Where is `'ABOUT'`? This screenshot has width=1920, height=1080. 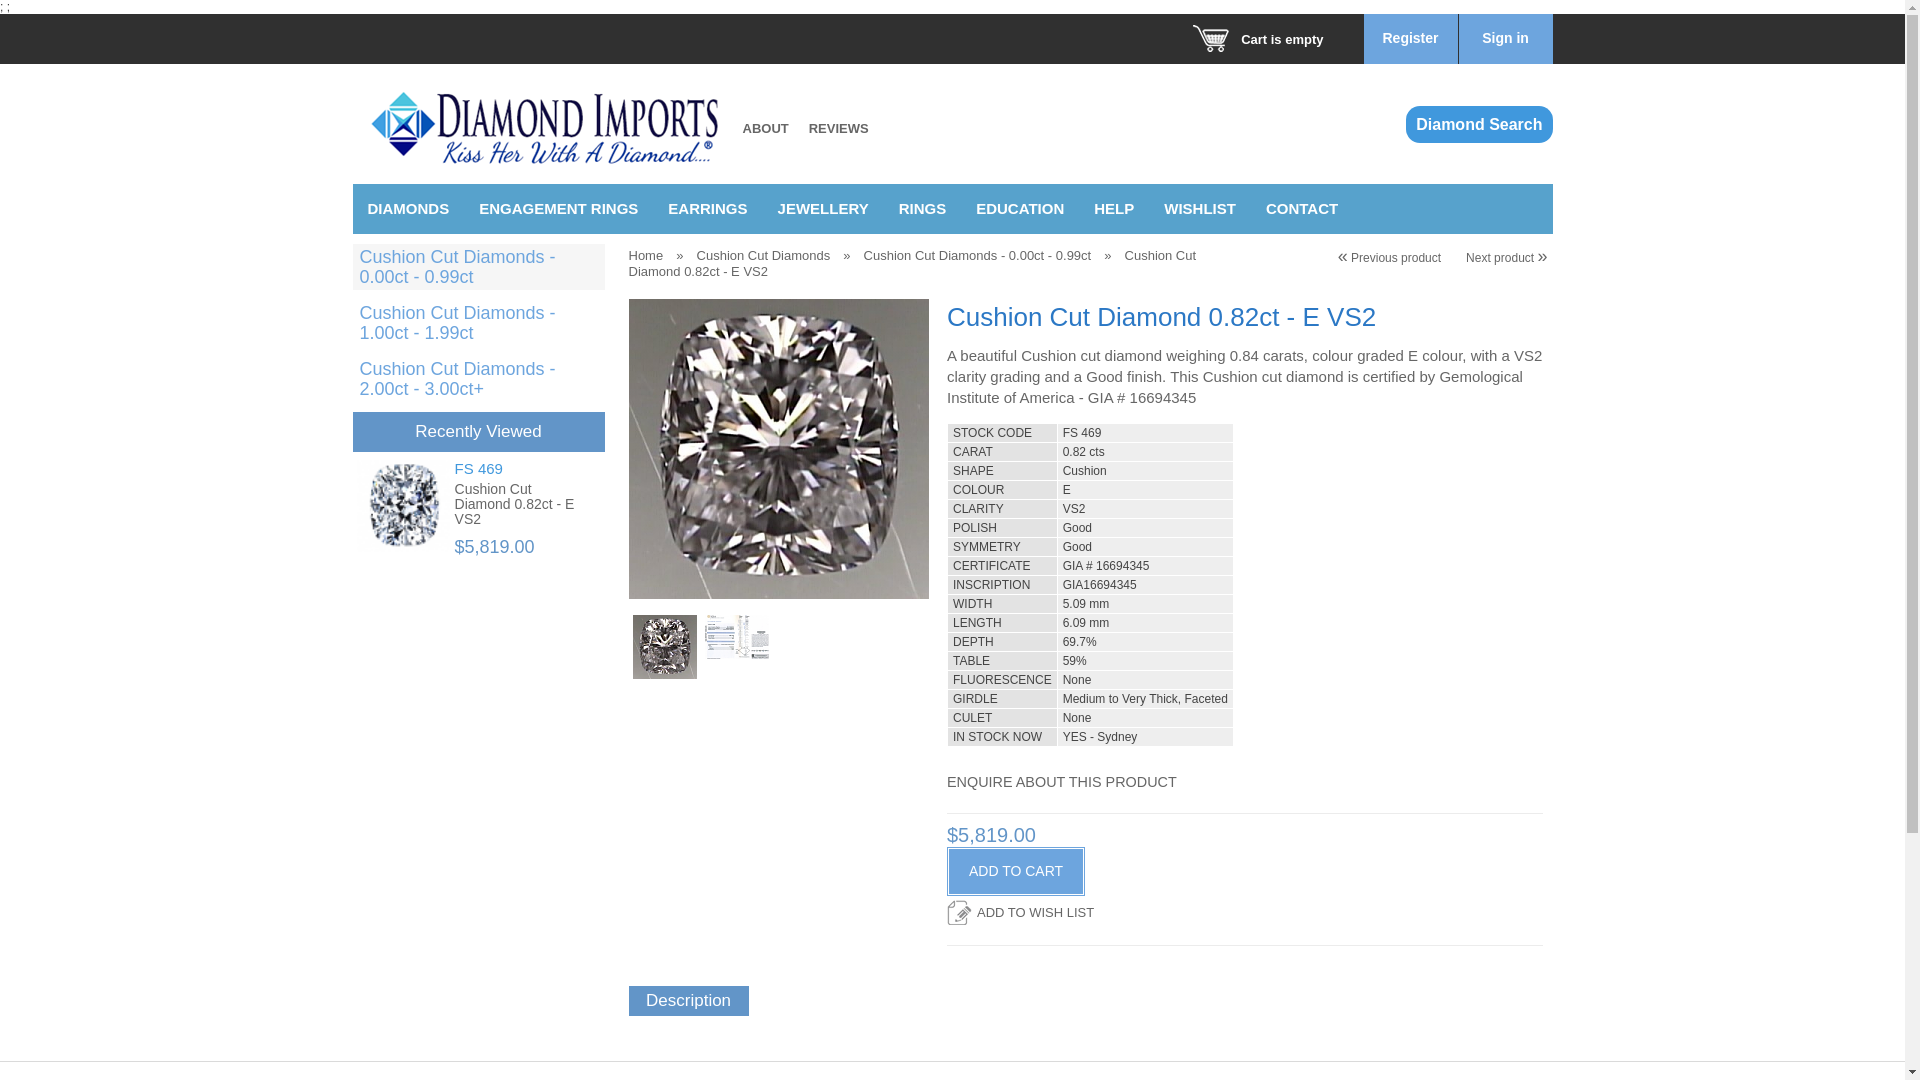
'ABOUT' is located at coordinates (765, 130).